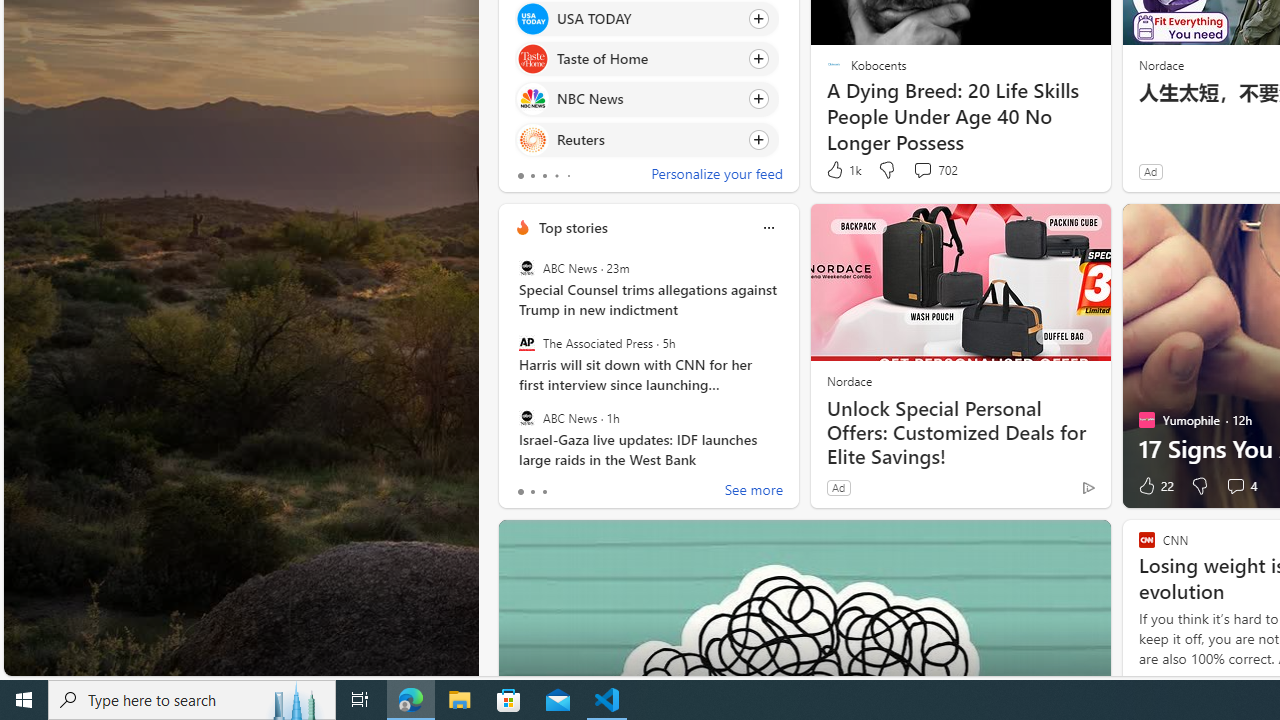 The image size is (1280, 720). What do you see at coordinates (532, 492) in the screenshot?
I see `'tab-1'` at bounding box center [532, 492].